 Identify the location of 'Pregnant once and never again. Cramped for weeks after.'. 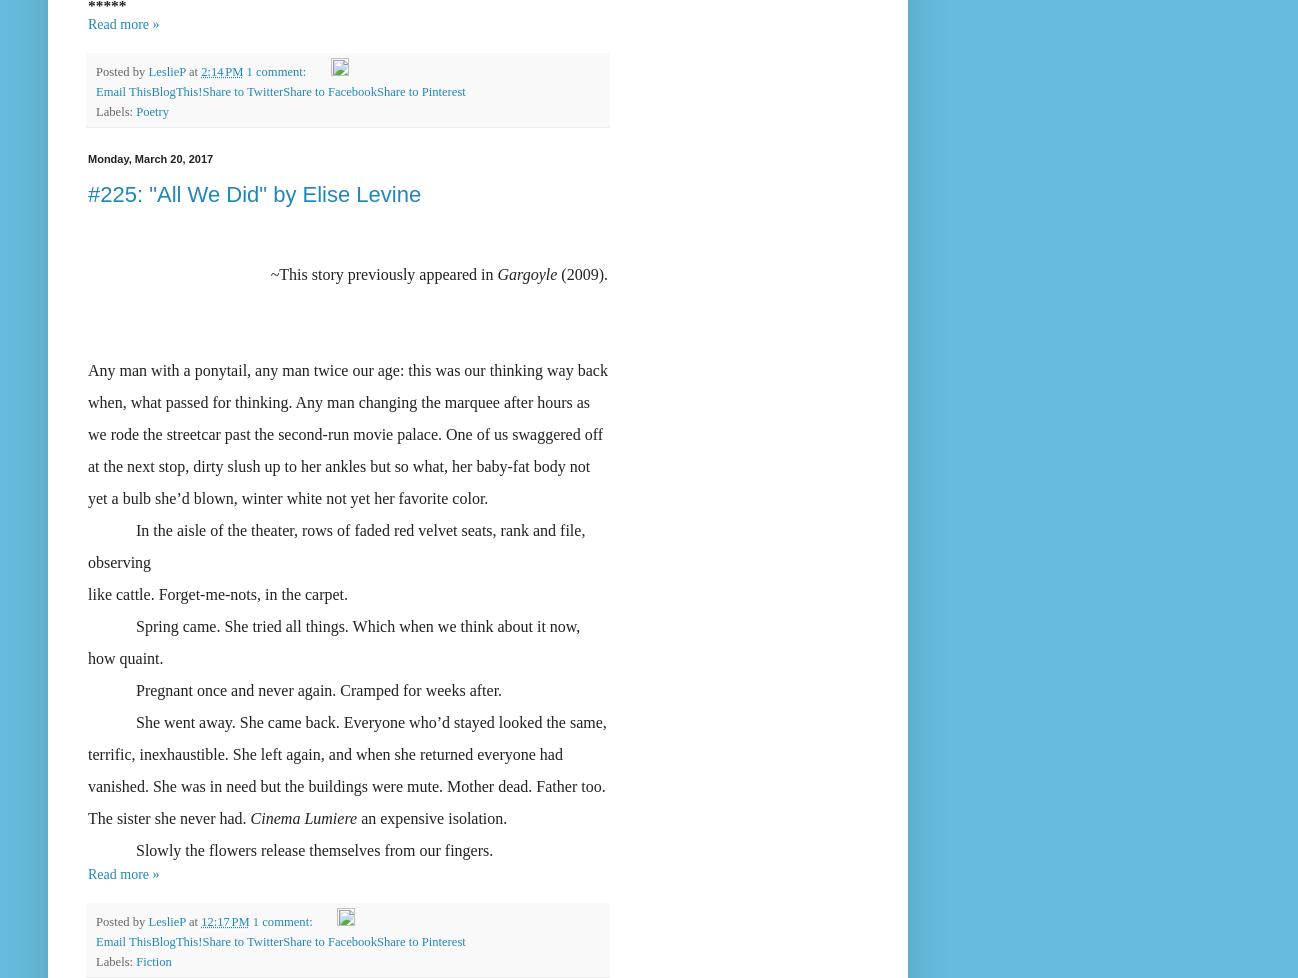
(294, 689).